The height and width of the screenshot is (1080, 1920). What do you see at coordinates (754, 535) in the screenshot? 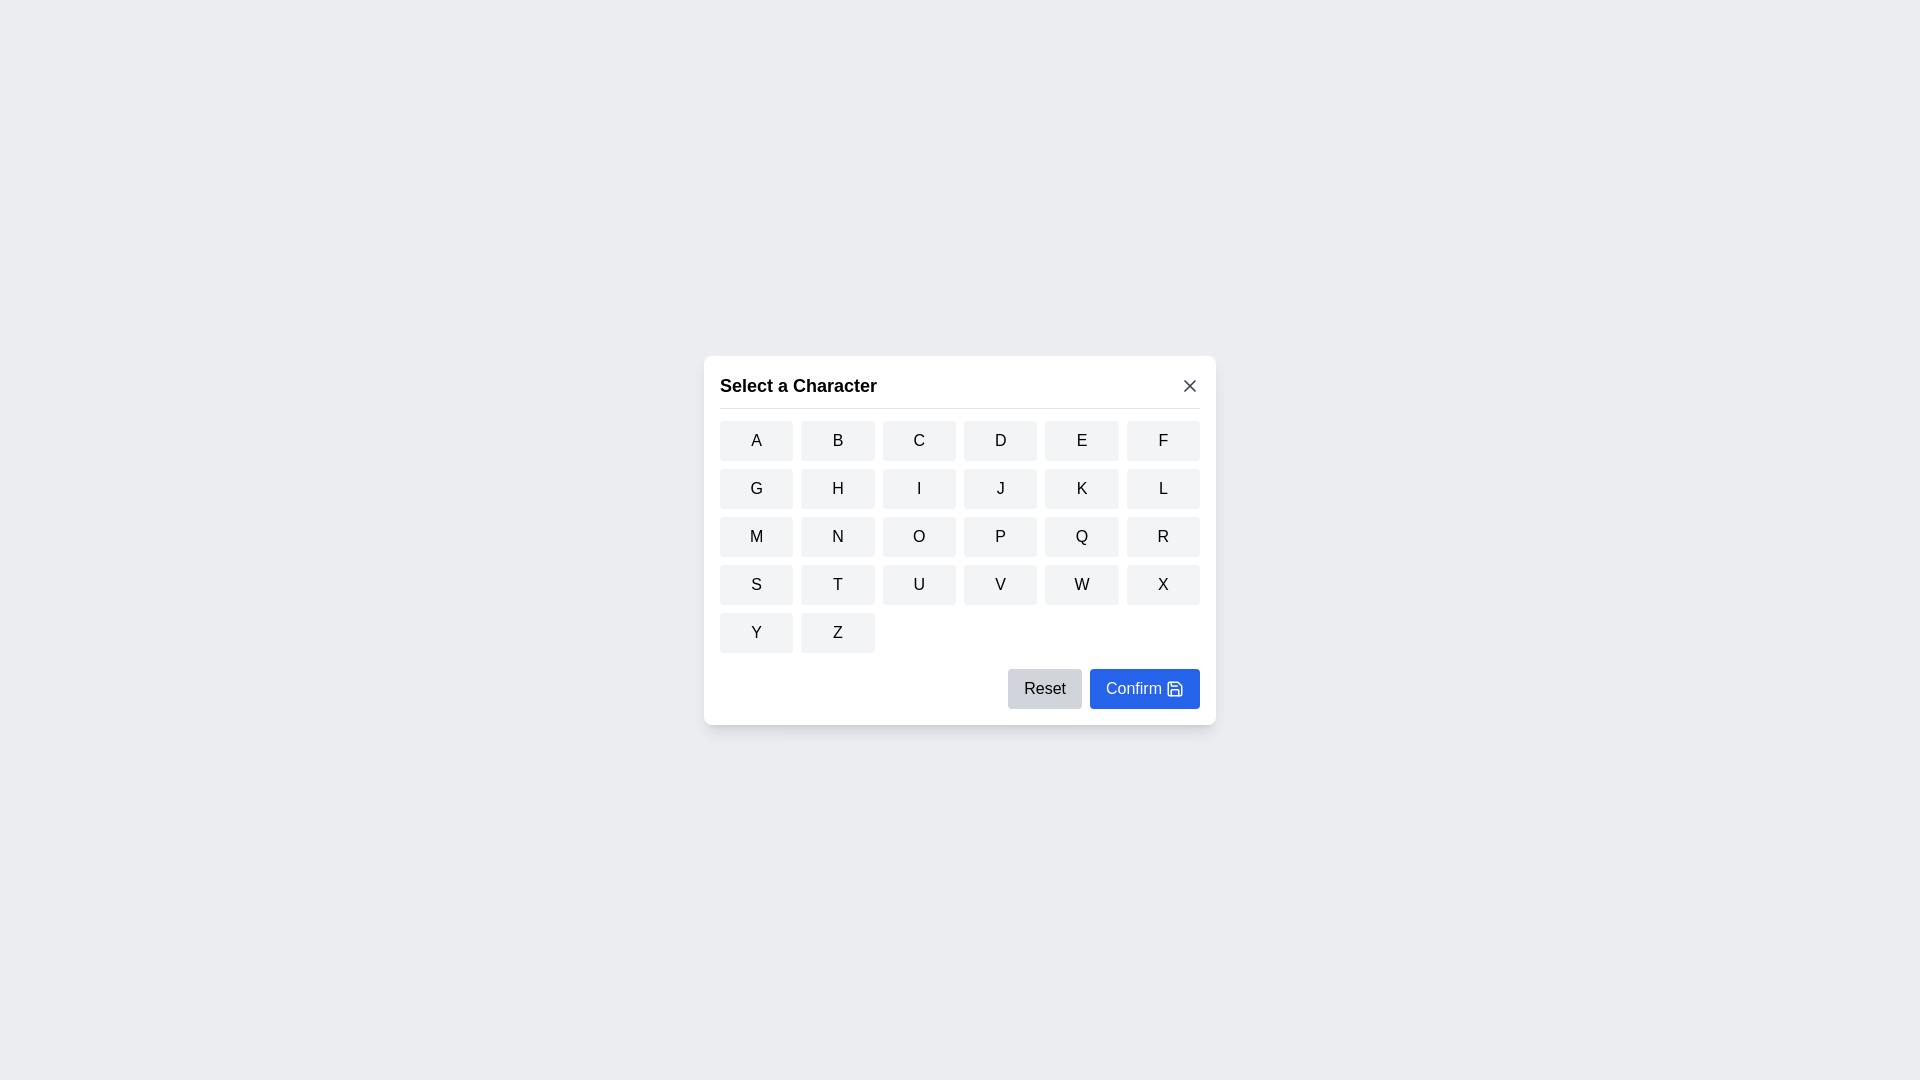
I see `the button corresponding to the character M to select it` at bounding box center [754, 535].